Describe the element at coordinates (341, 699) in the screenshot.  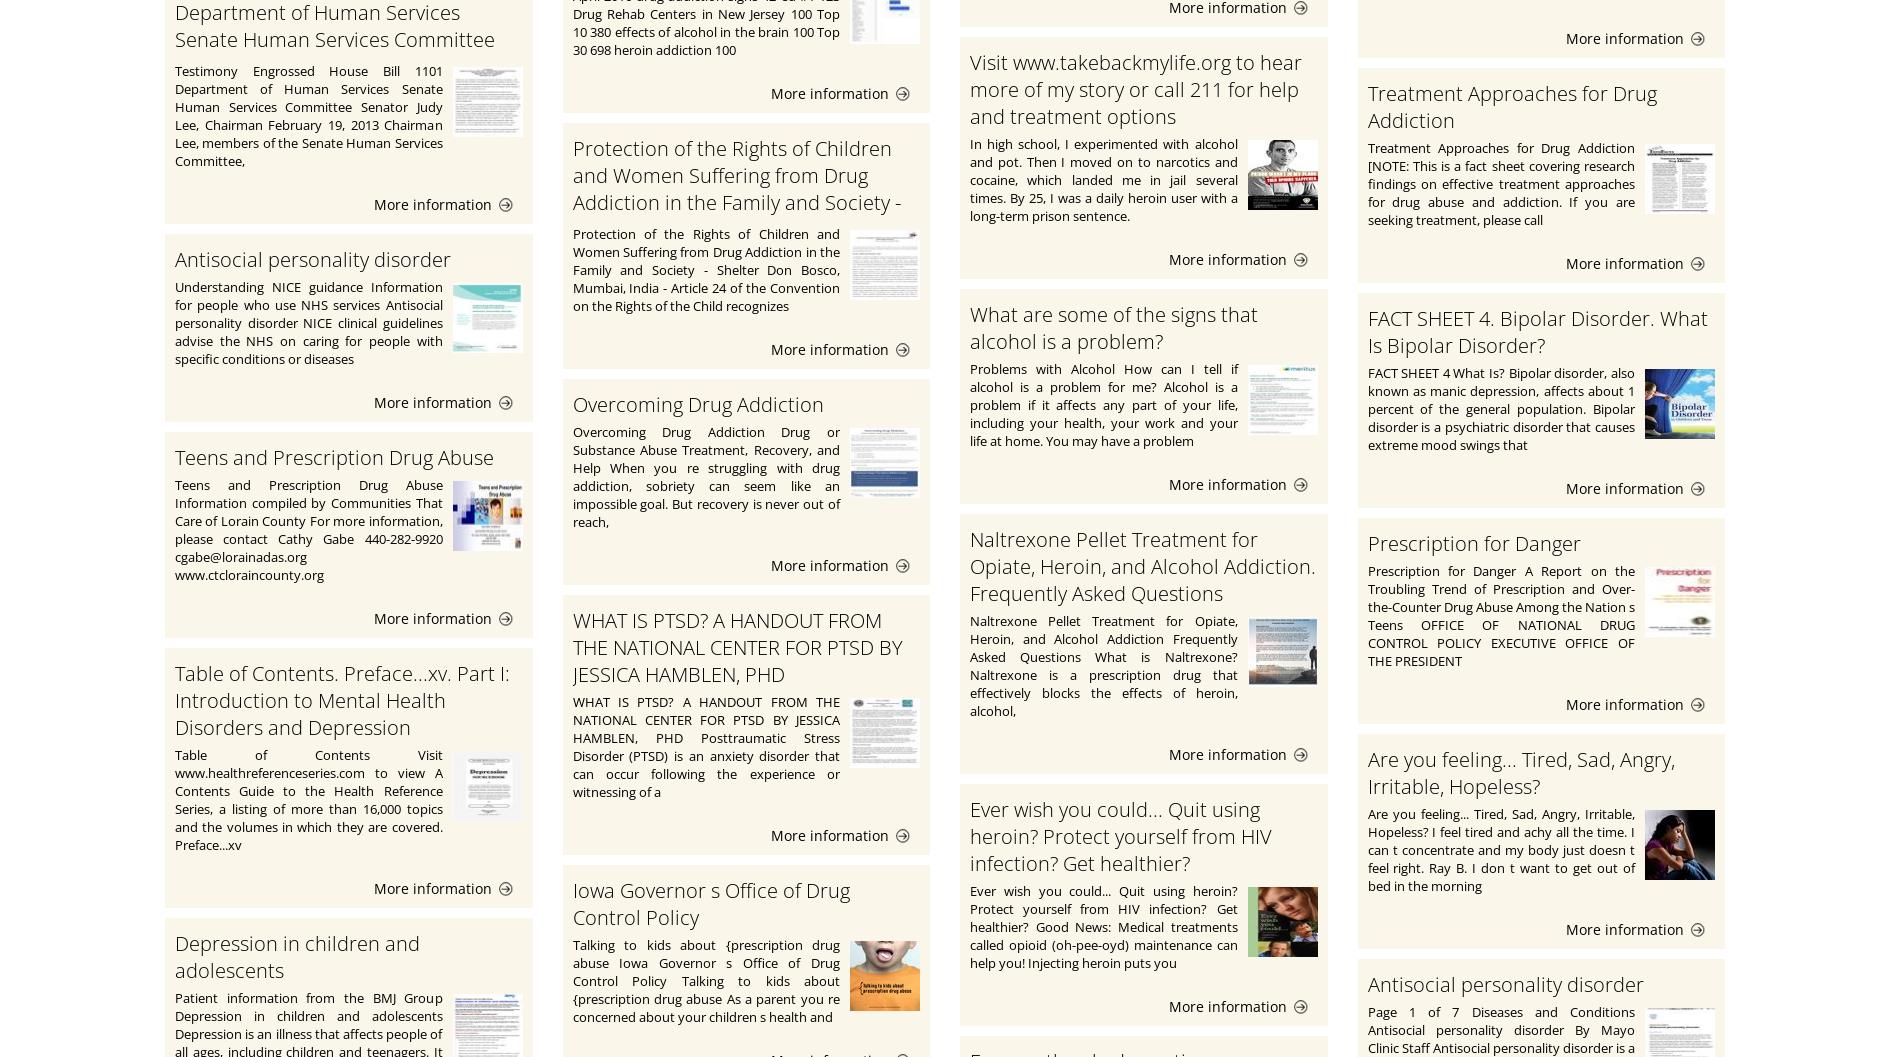
I see `'Table of Contents. Preface...xv. Part I: Introduction to Mental Health Disorders and Depression'` at that location.